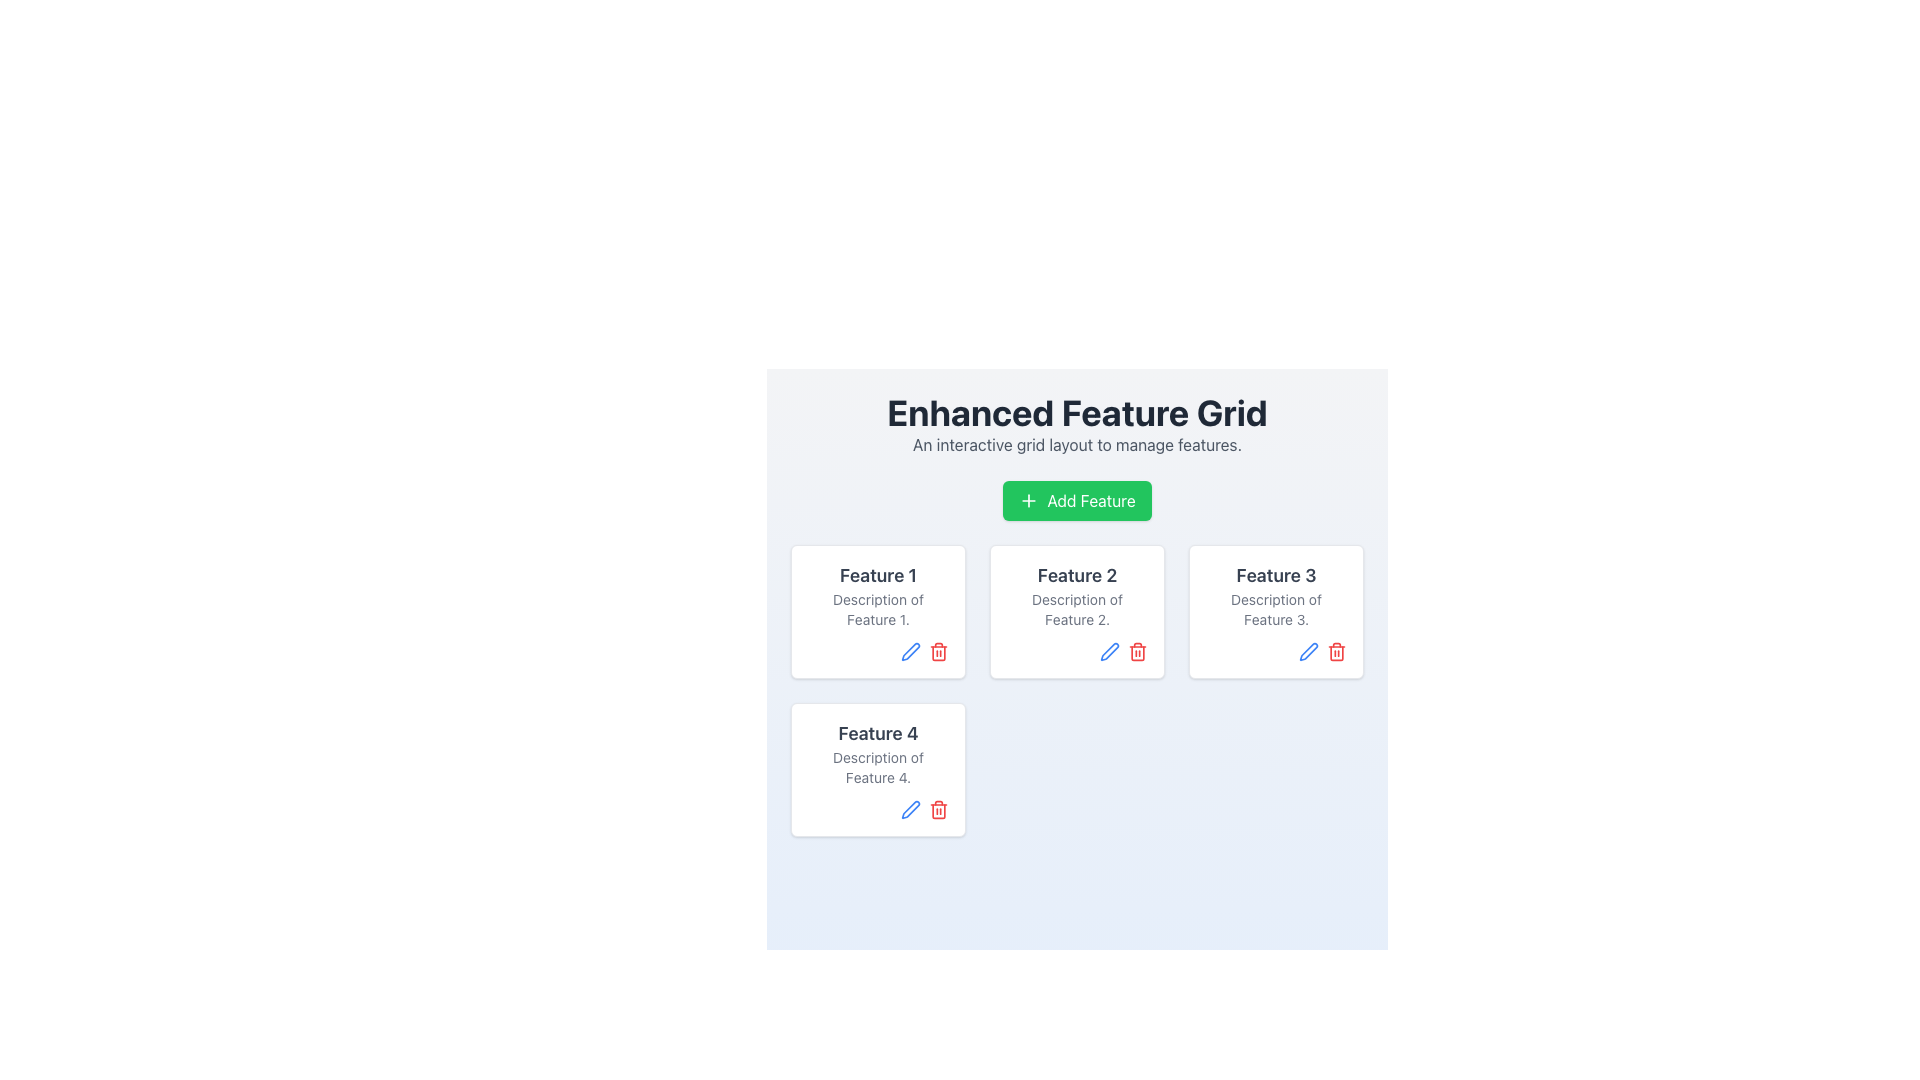  I want to click on the editing button located in the lower right corner of the 'Feature 4' card to initiate editing, so click(910, 810).